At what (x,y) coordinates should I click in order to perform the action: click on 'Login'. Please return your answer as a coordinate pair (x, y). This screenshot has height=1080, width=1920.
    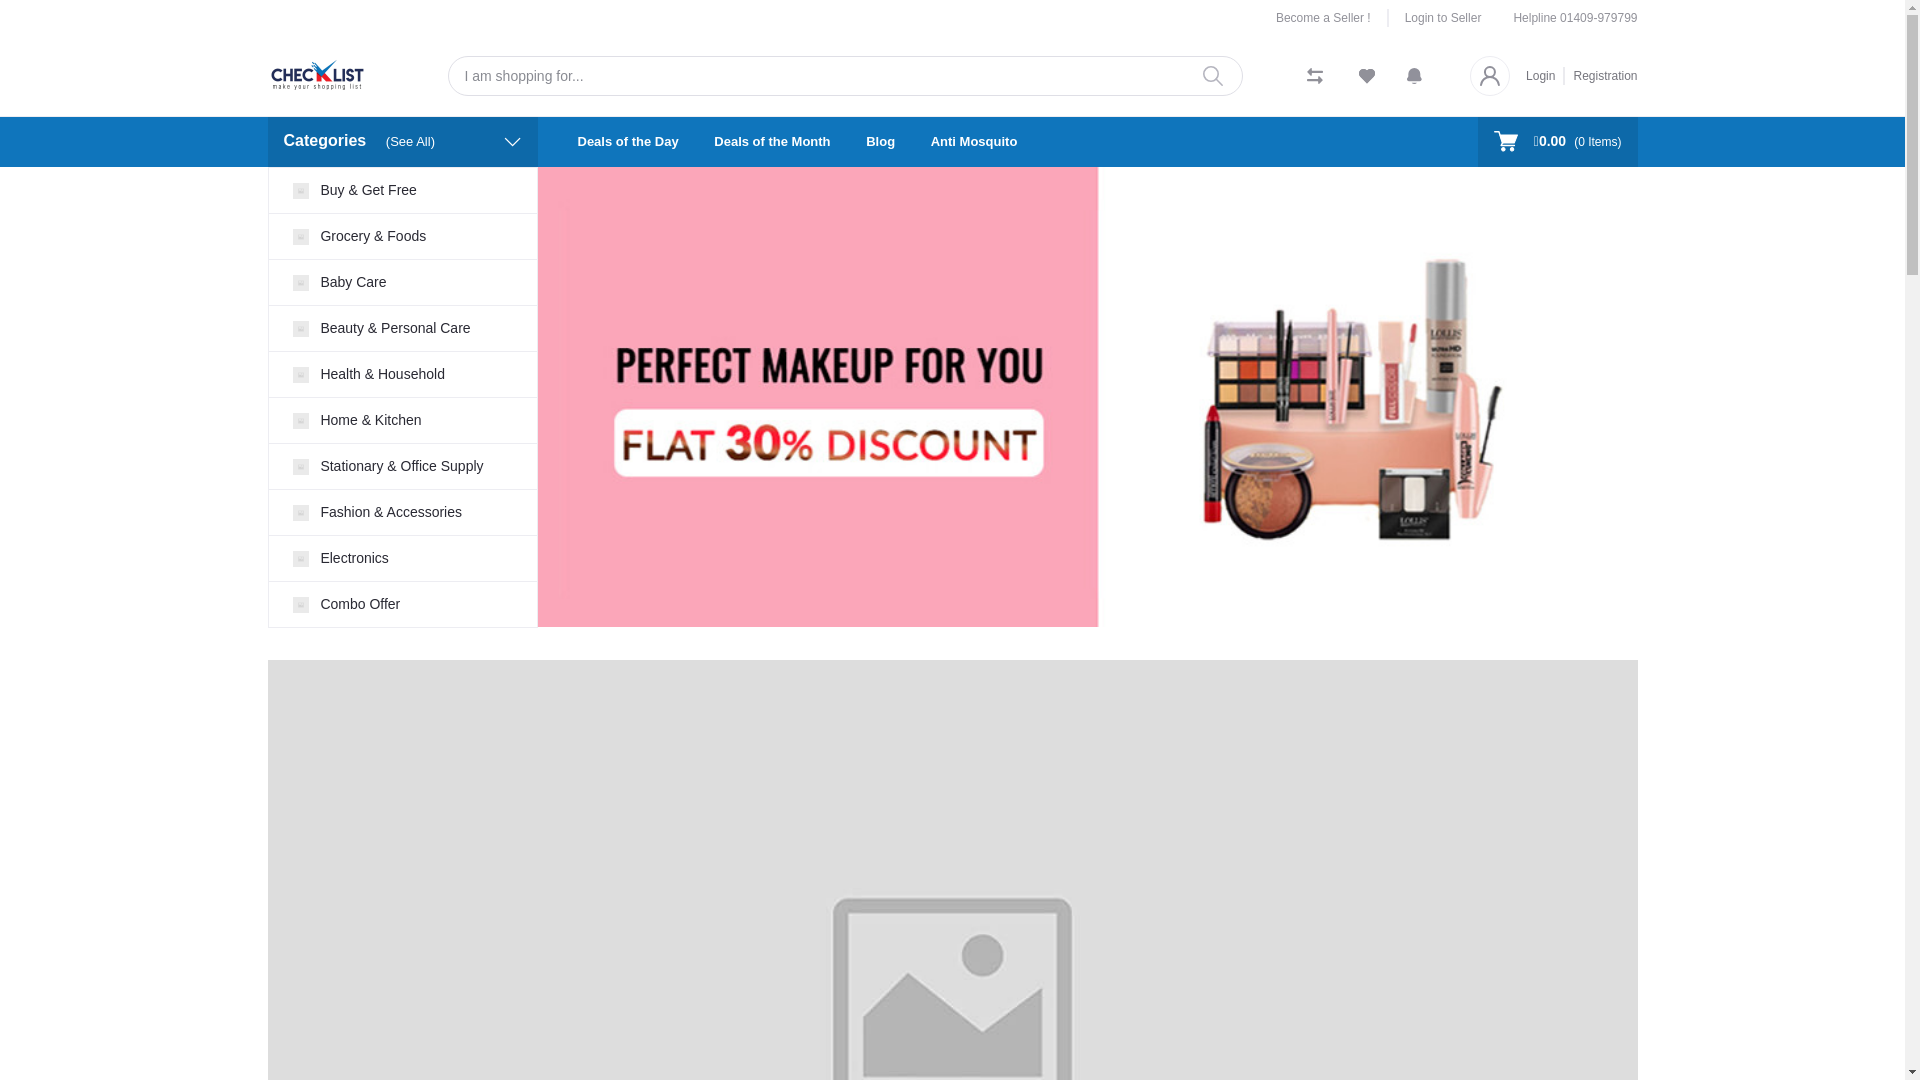
    Looking at the image, I should click on (1525, 73).